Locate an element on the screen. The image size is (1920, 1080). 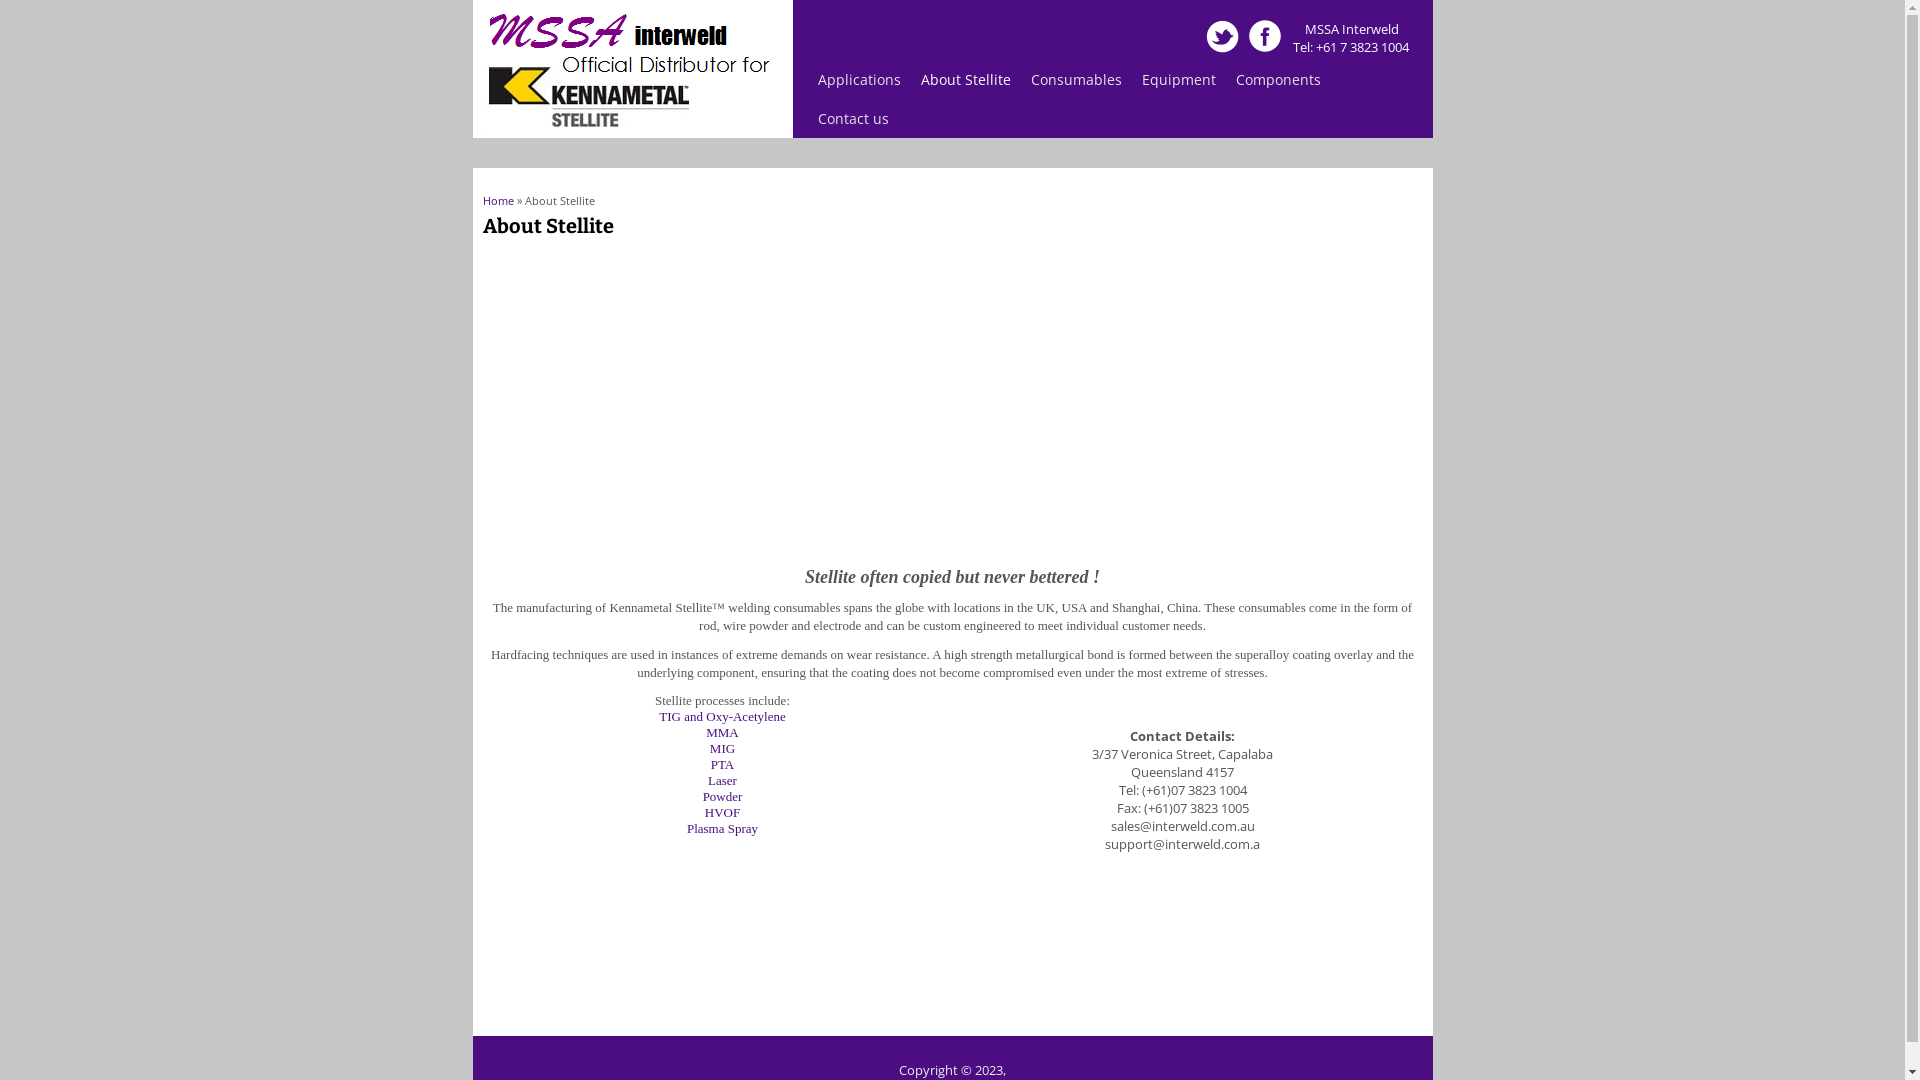
'MIG' is located at coordinates (710, 748).